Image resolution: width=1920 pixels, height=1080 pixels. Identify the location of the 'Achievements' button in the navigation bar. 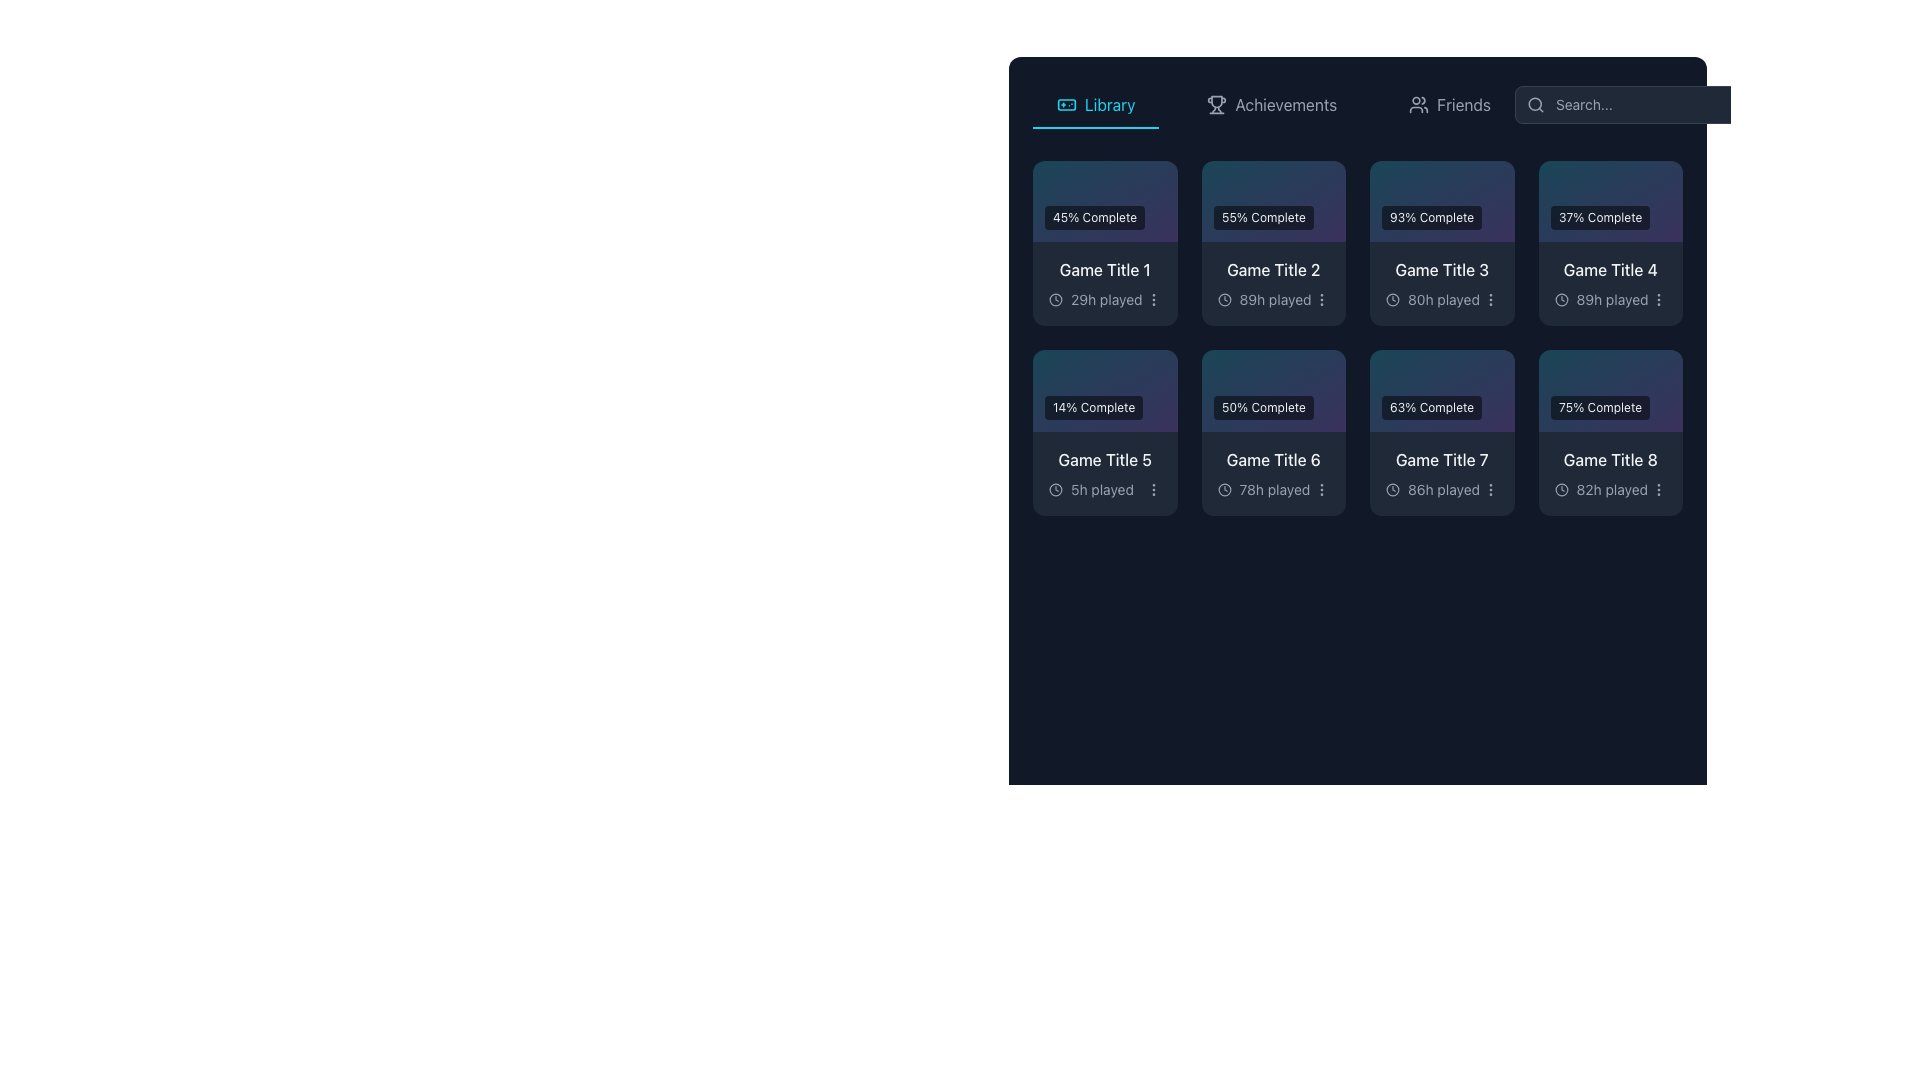
(1358, 104).